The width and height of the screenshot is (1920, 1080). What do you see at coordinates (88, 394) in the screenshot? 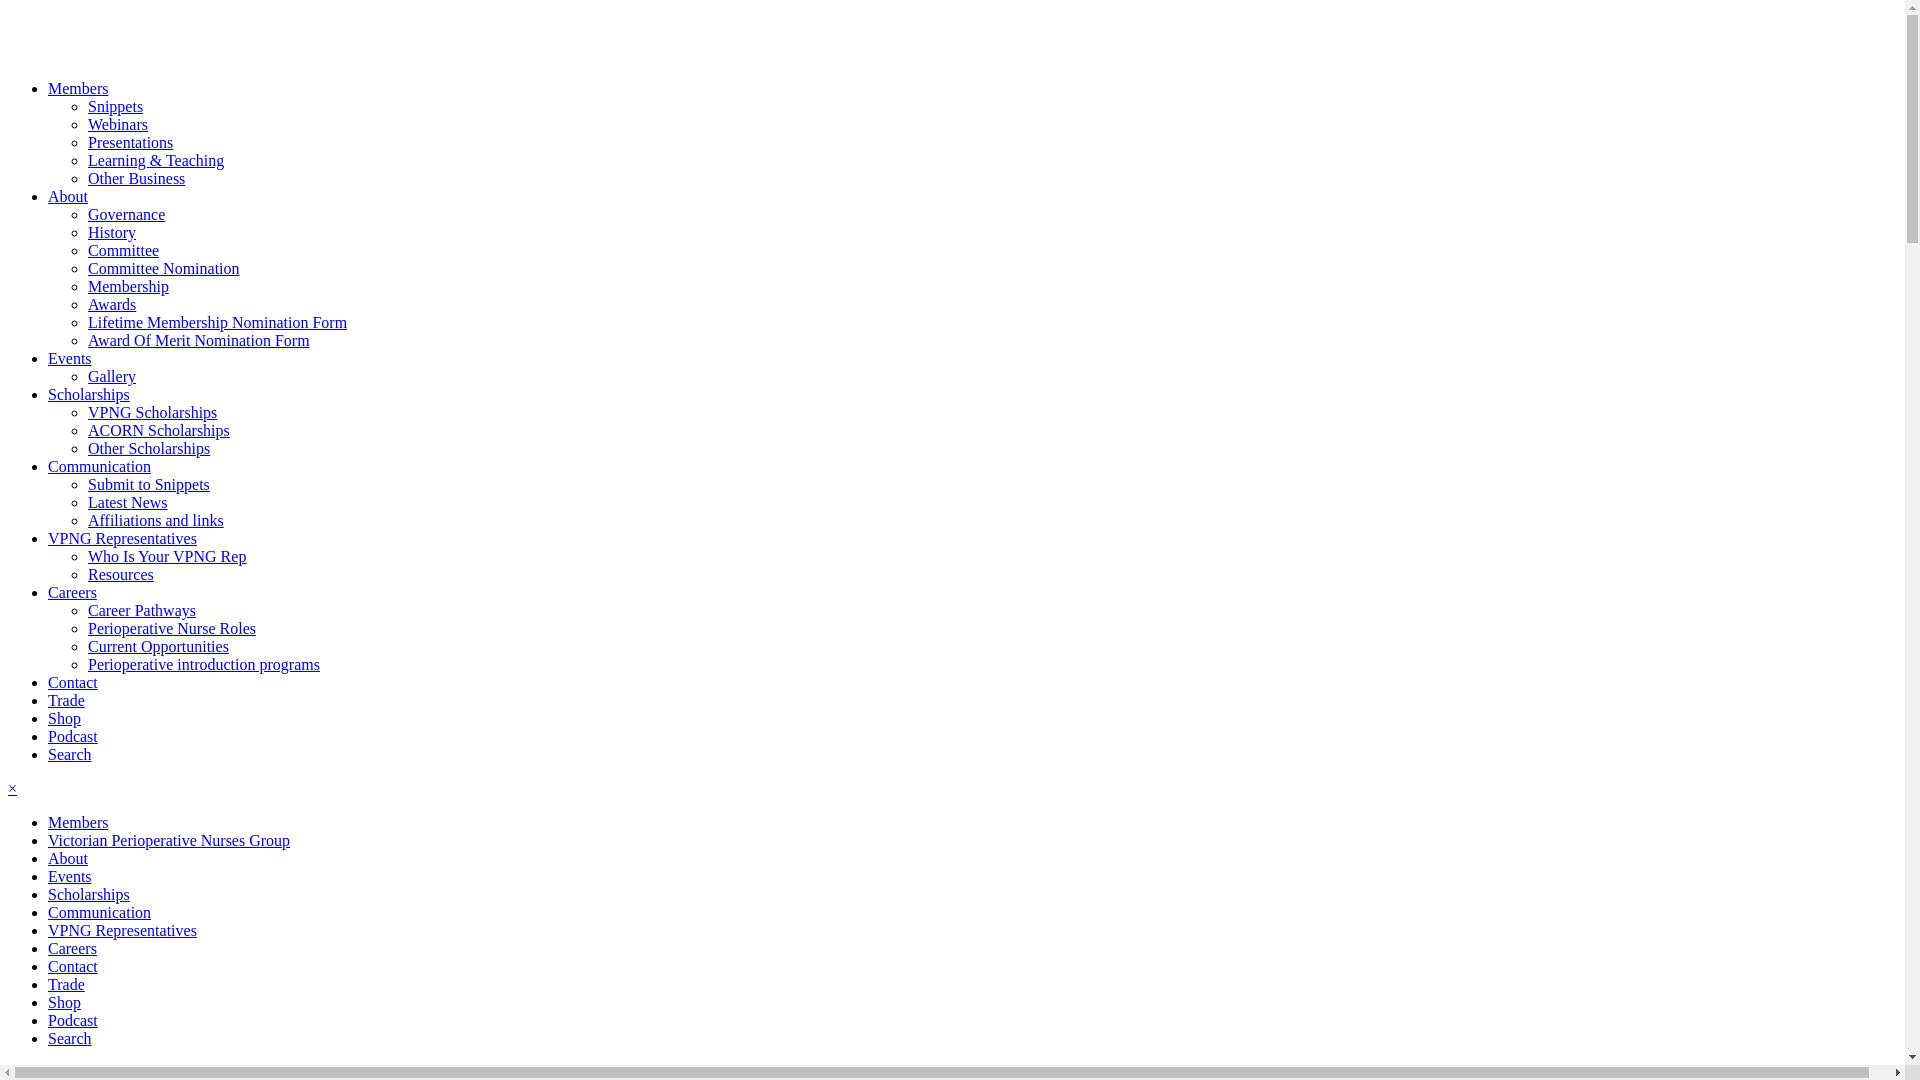
I see `'Scholarships'` at bounding box center [88, 394].